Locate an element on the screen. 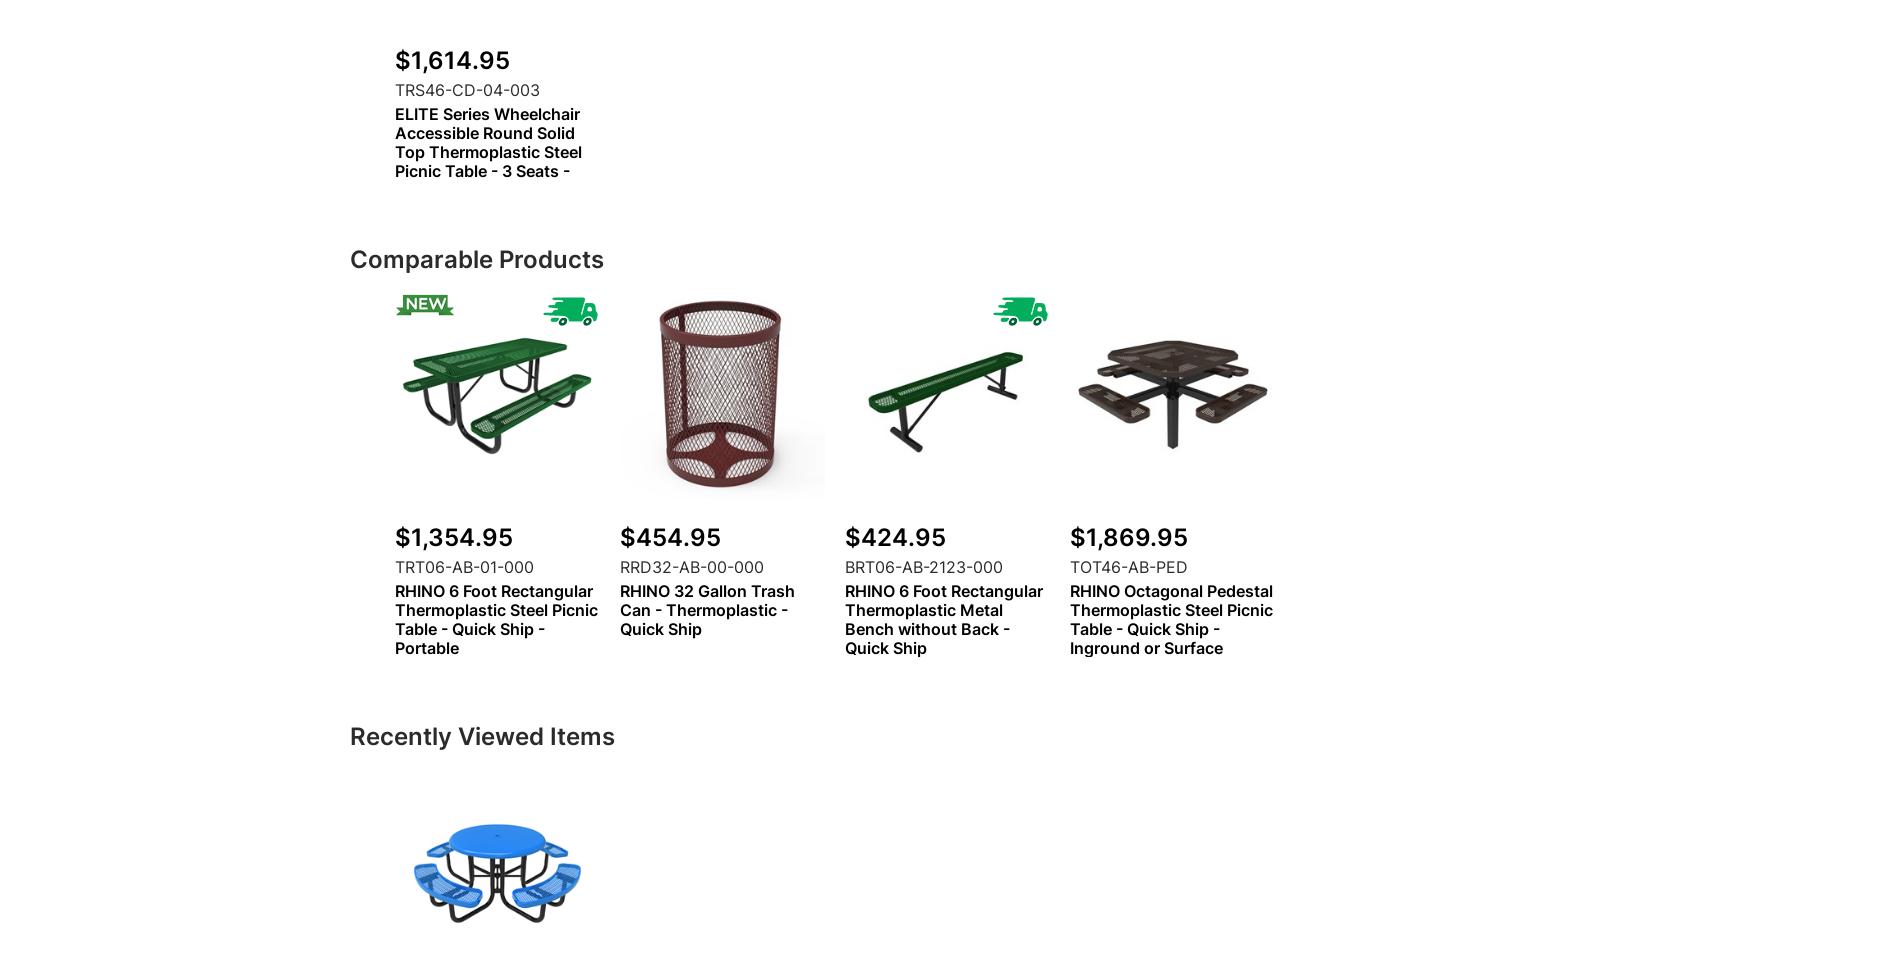 This screenshot has width=1900, height=955. 'ELITE Series Wheelchair Accessible Round Solid Top Thermoplastic Steel Picnic Table - 3 Seats - Quick Ship - Portable or Surface Mount' is located at coordinates (488, 161).